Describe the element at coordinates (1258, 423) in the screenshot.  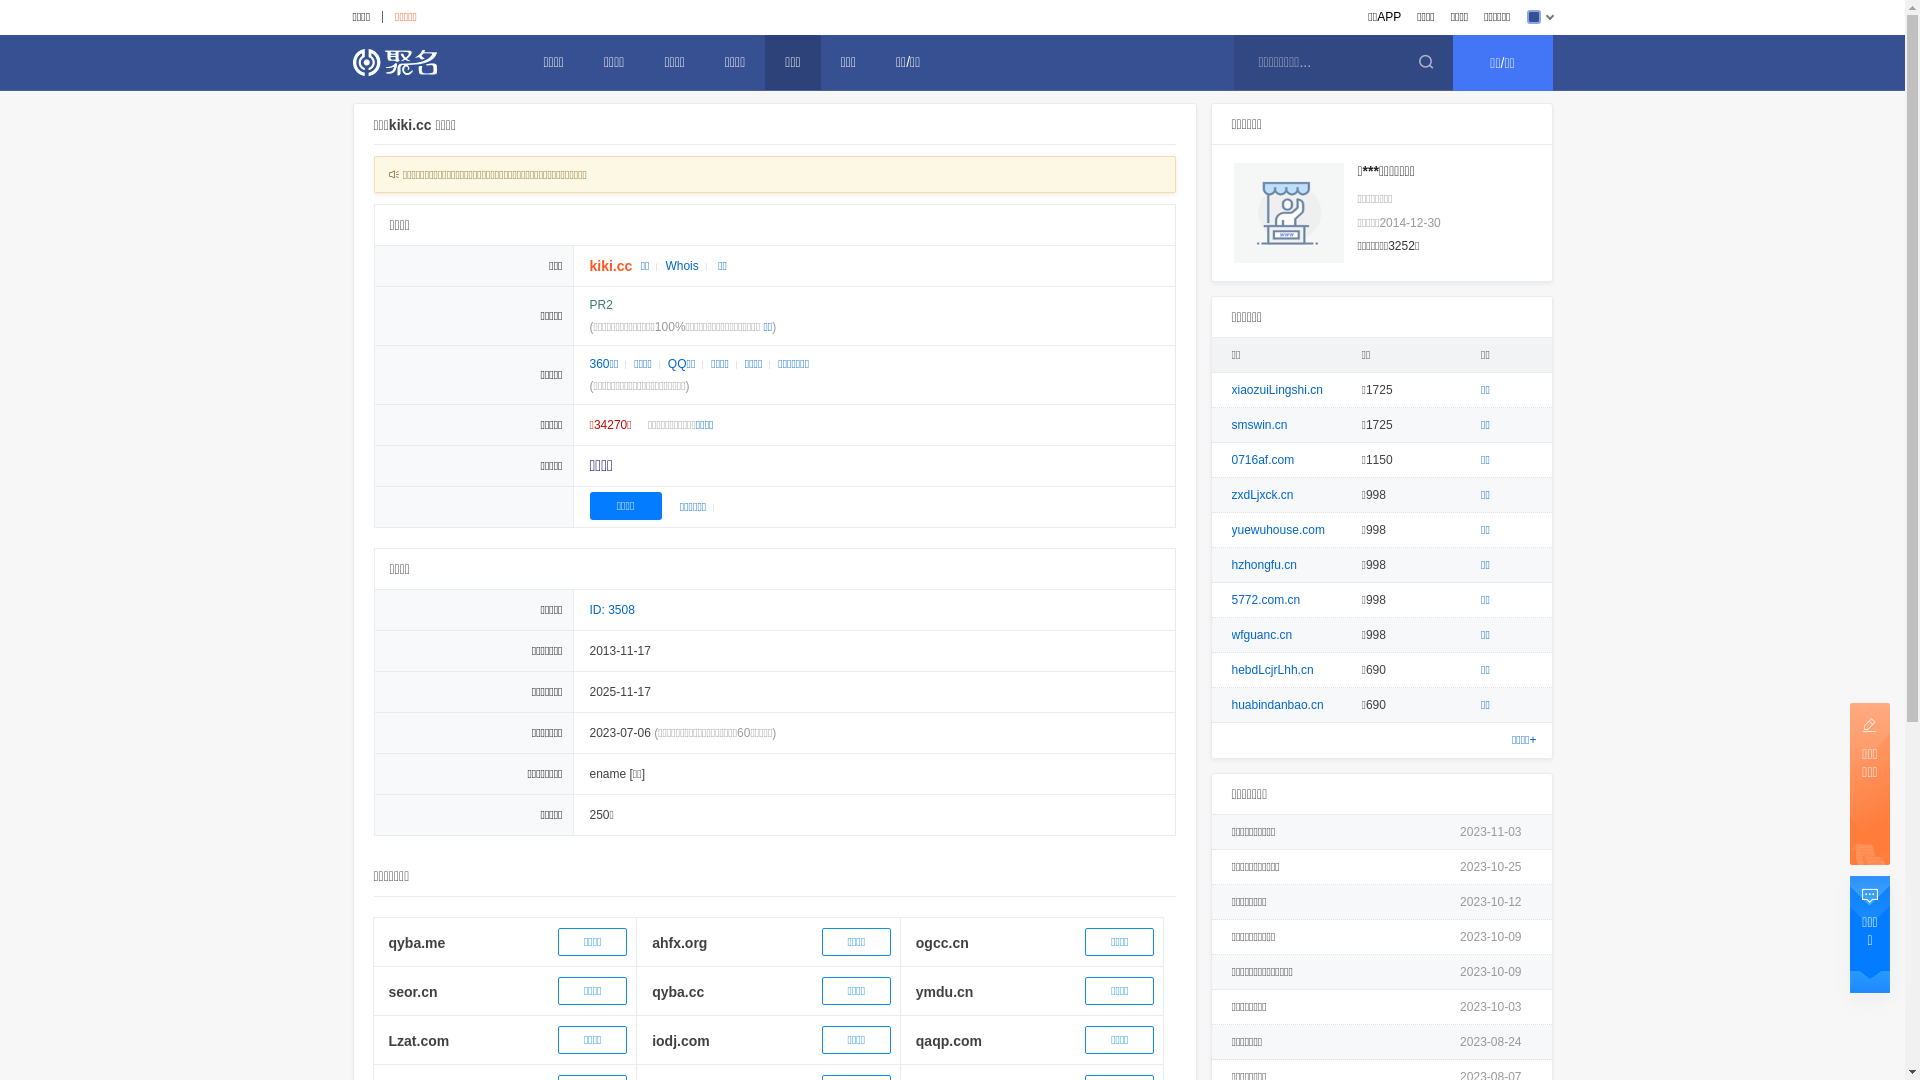
I see `'smswin.cn'` at that location.